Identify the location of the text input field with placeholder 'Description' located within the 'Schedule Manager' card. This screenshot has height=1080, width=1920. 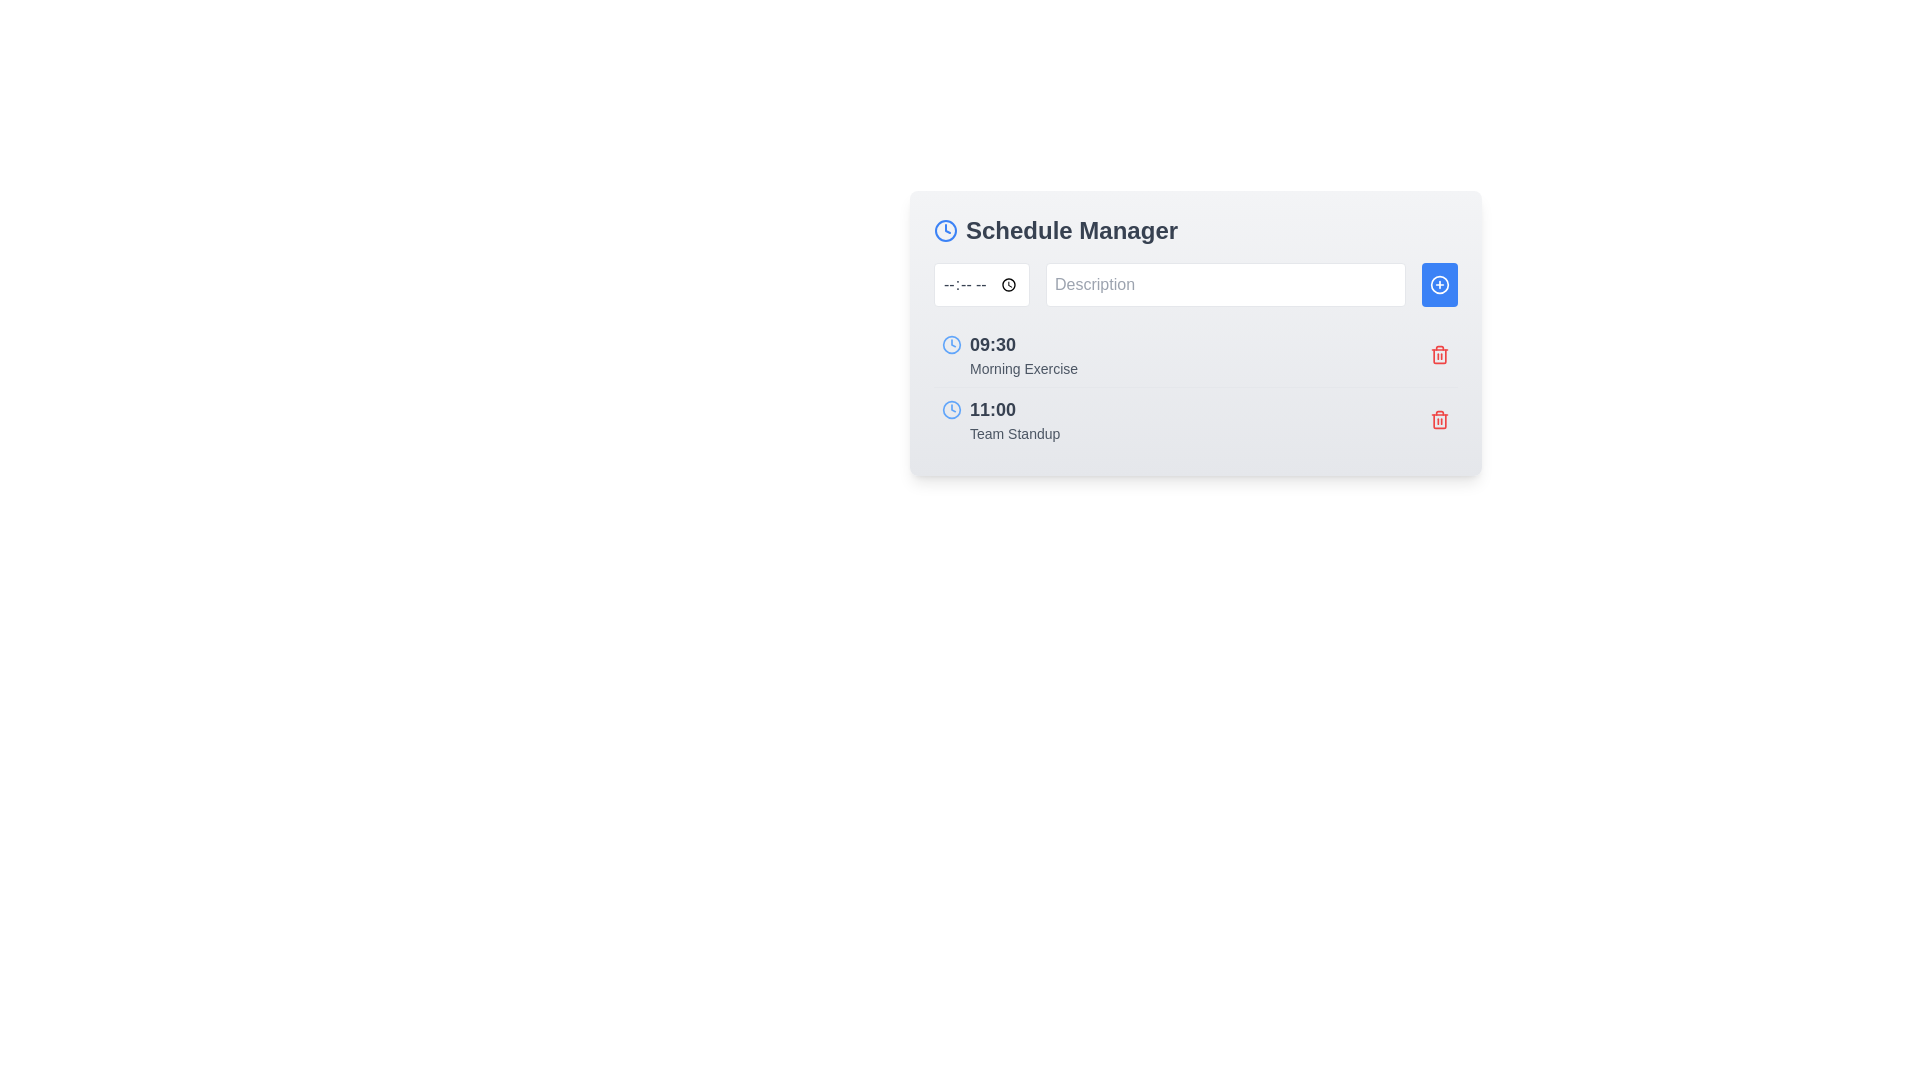
(1224, 285).